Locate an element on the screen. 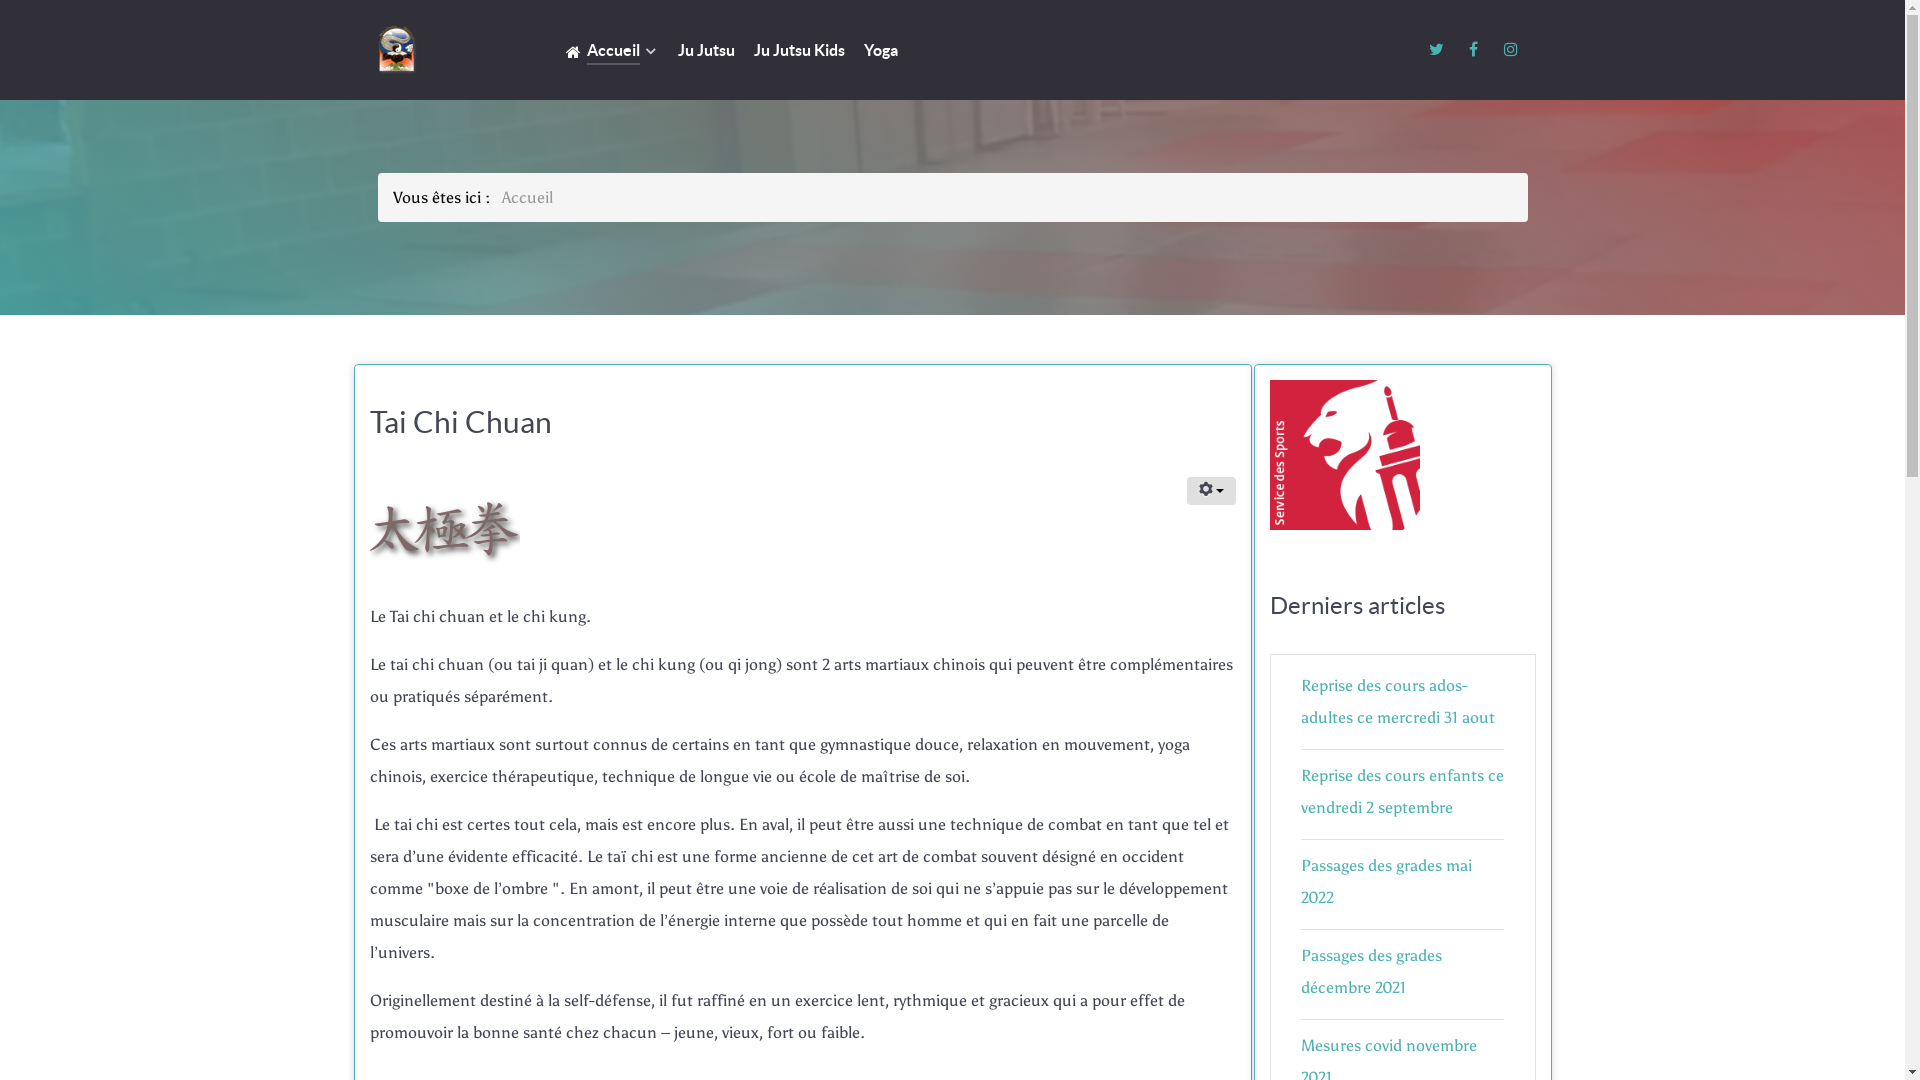 Image resolution: width=1920 pixels, height=1080 pixels. 'Ju Jutsu Kids' is located at coordinates (798, 50).